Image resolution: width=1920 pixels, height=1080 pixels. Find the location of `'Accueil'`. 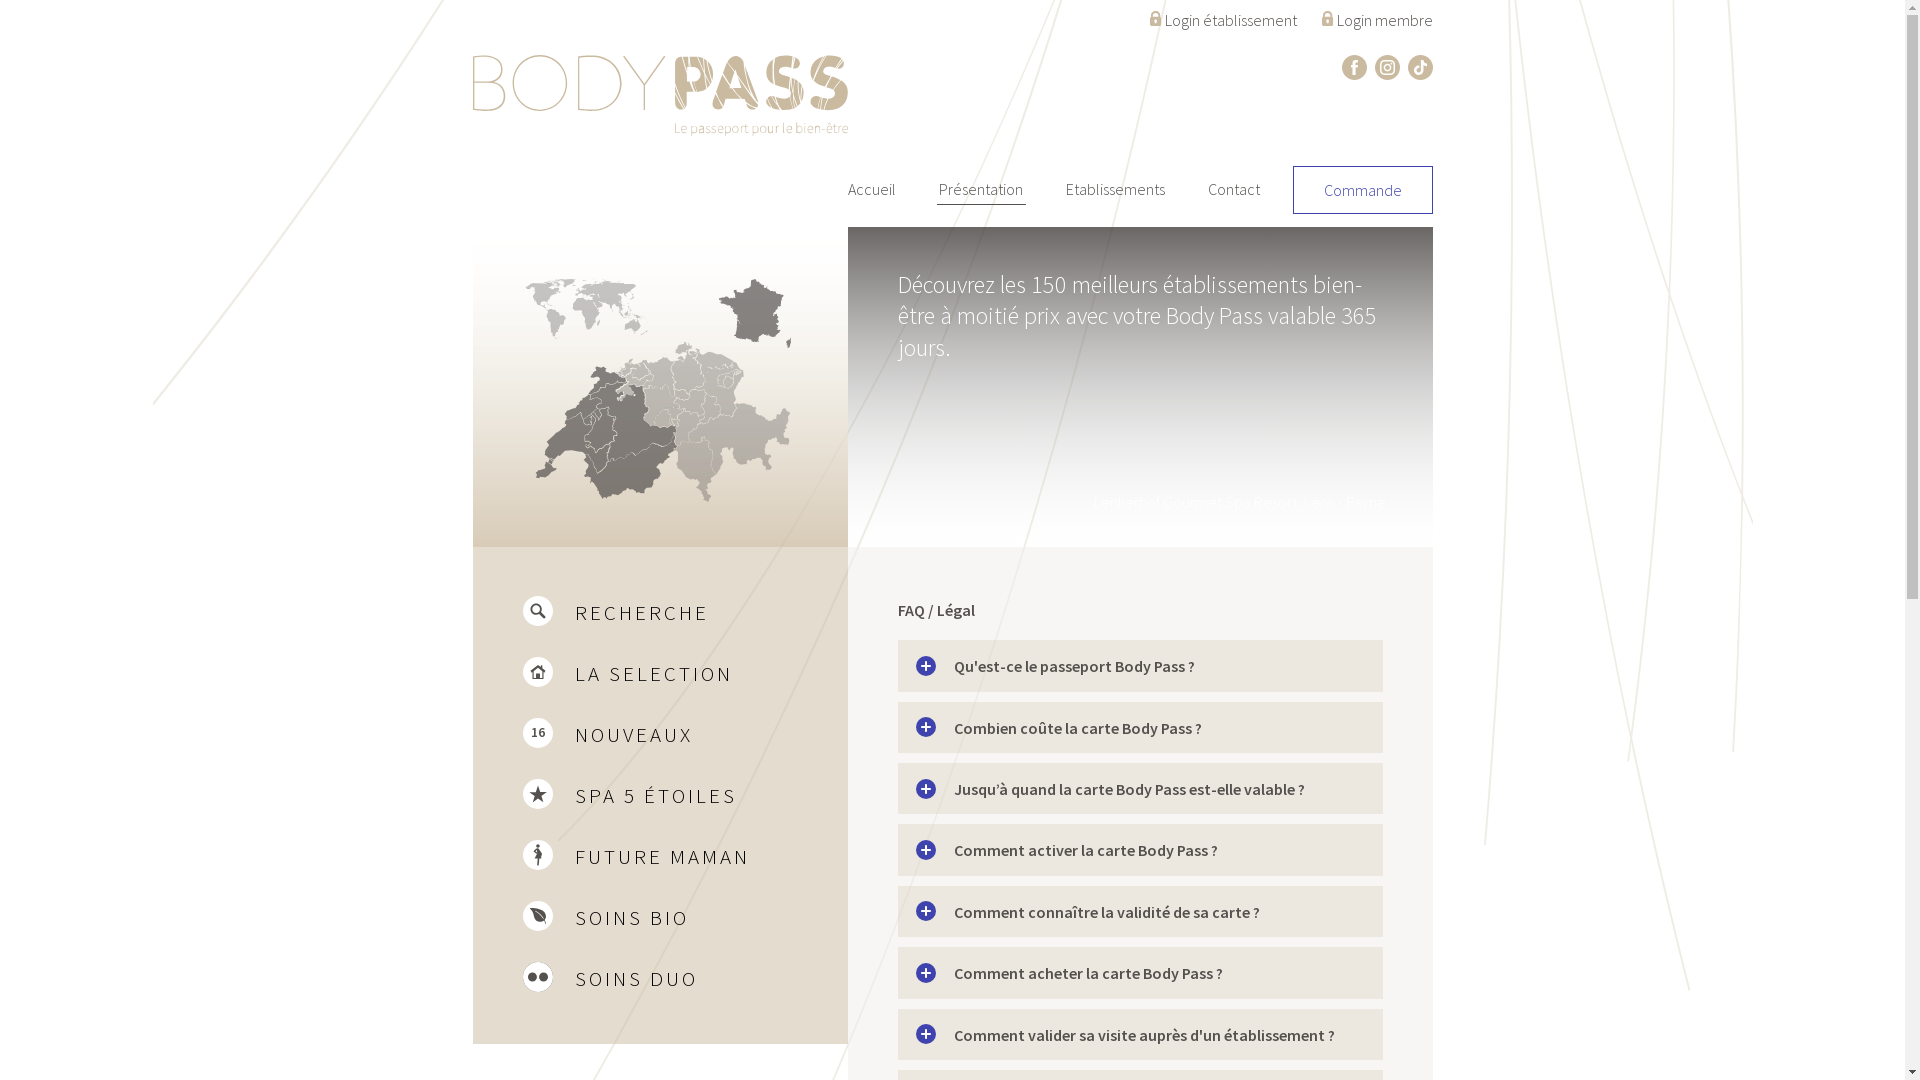

'Accueil' is located at coordinates (872, 189).